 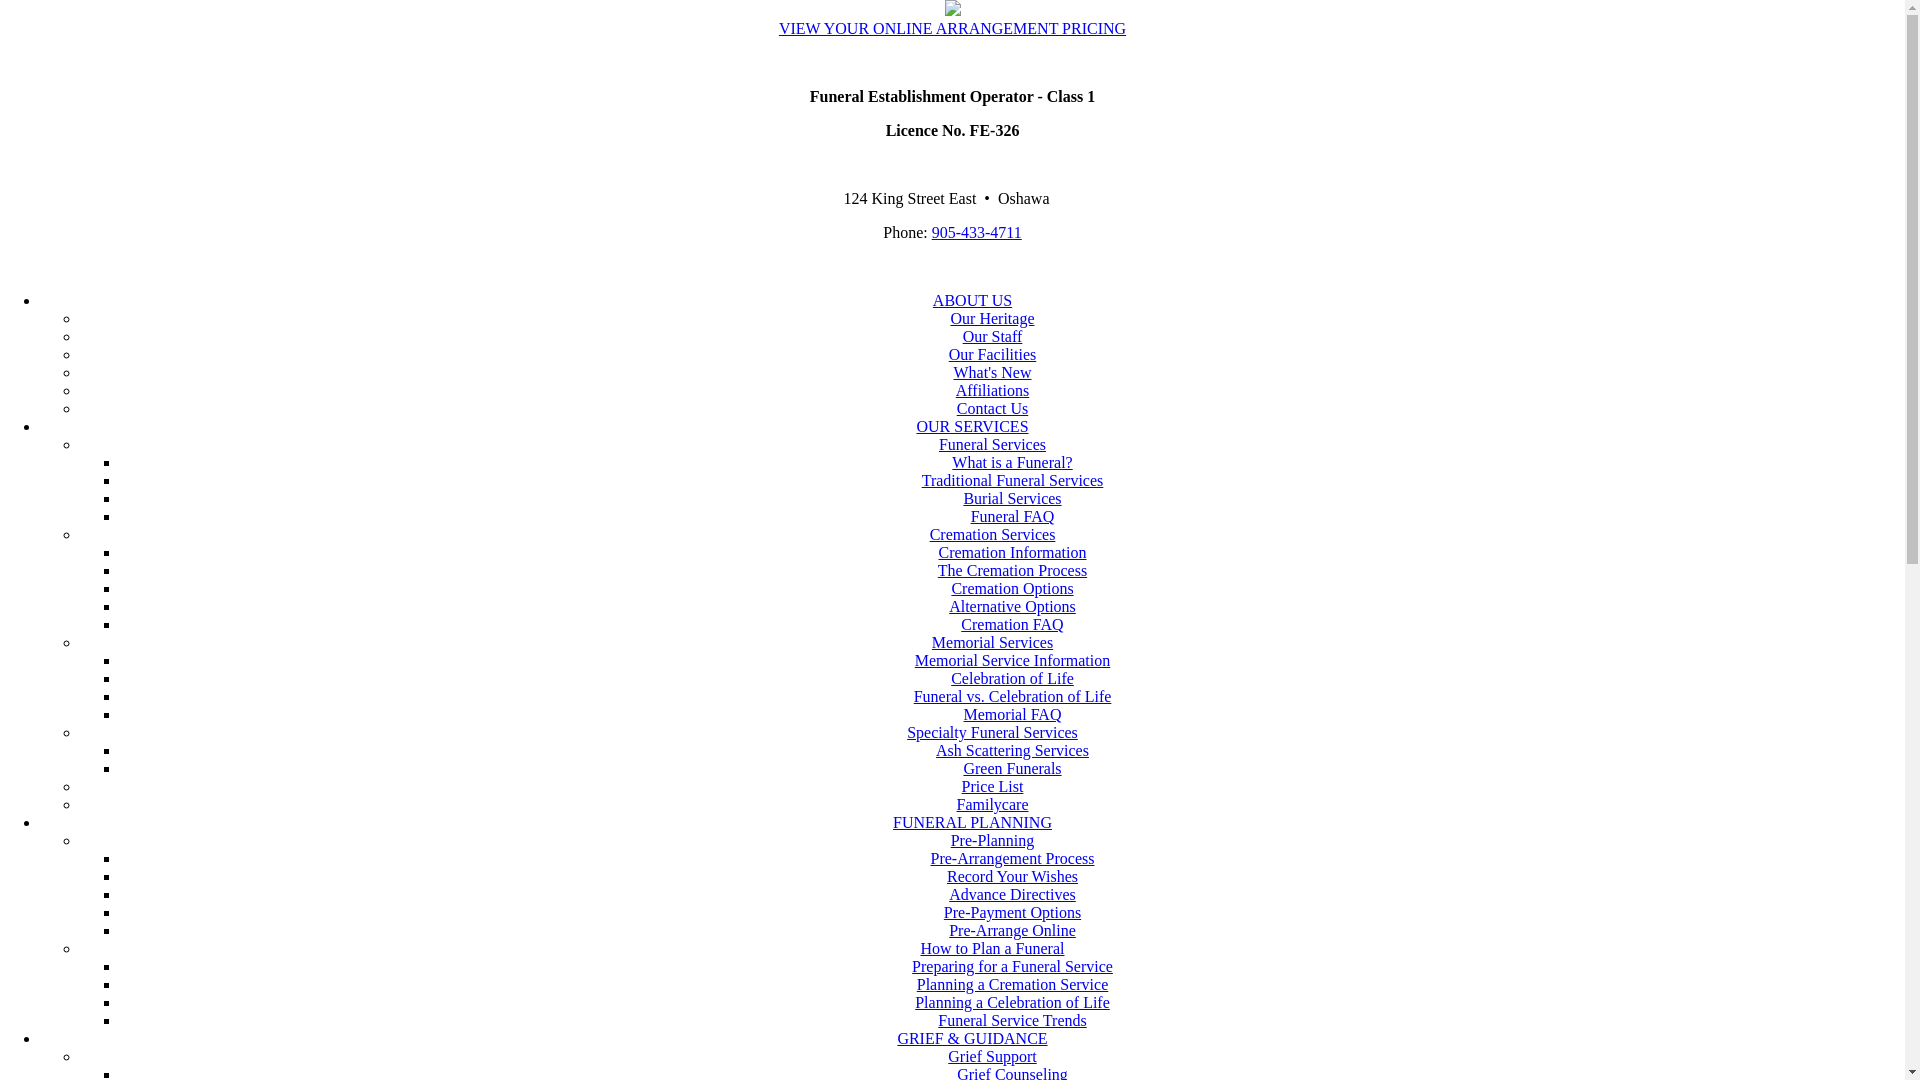 I want to click on 'ABOUT US', so click(x=972, y=300).